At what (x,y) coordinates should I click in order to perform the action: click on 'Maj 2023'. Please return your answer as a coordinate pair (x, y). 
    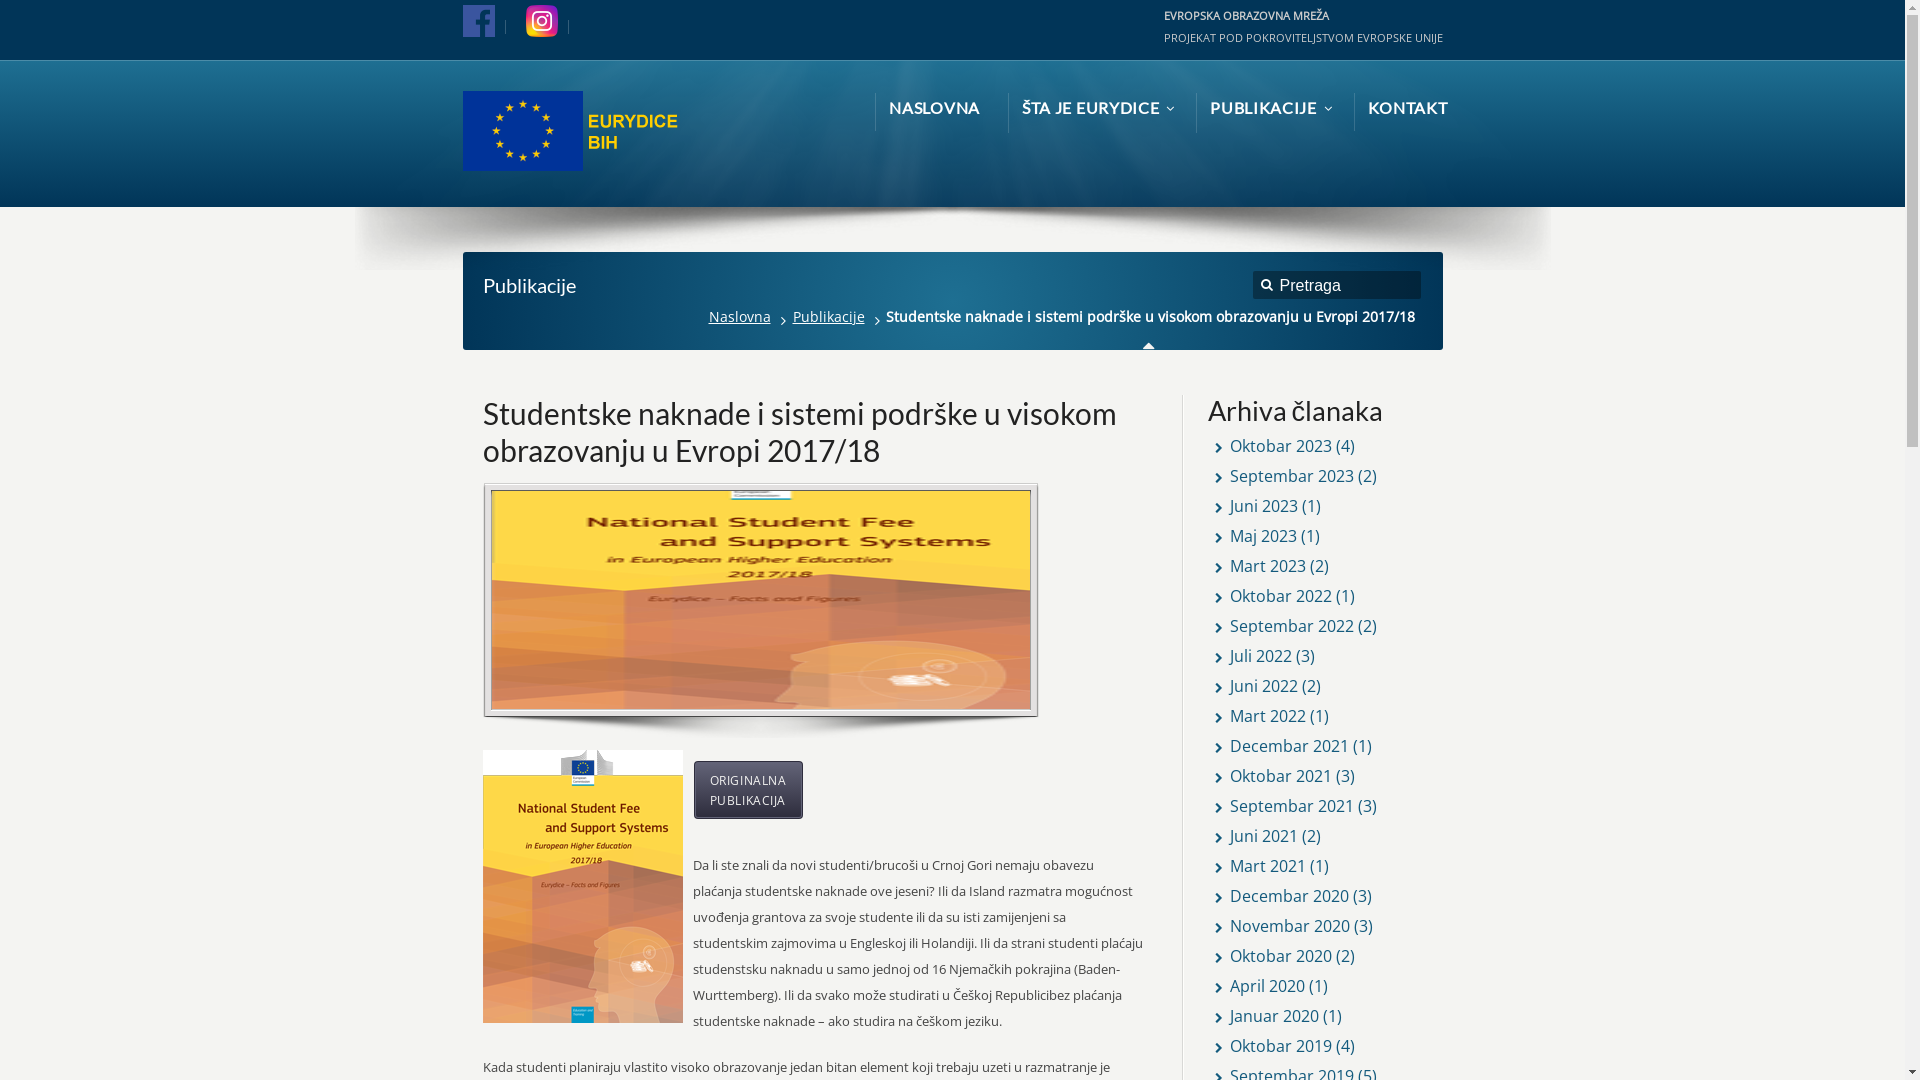
    Looking at the image, I should click on (1262, 535).